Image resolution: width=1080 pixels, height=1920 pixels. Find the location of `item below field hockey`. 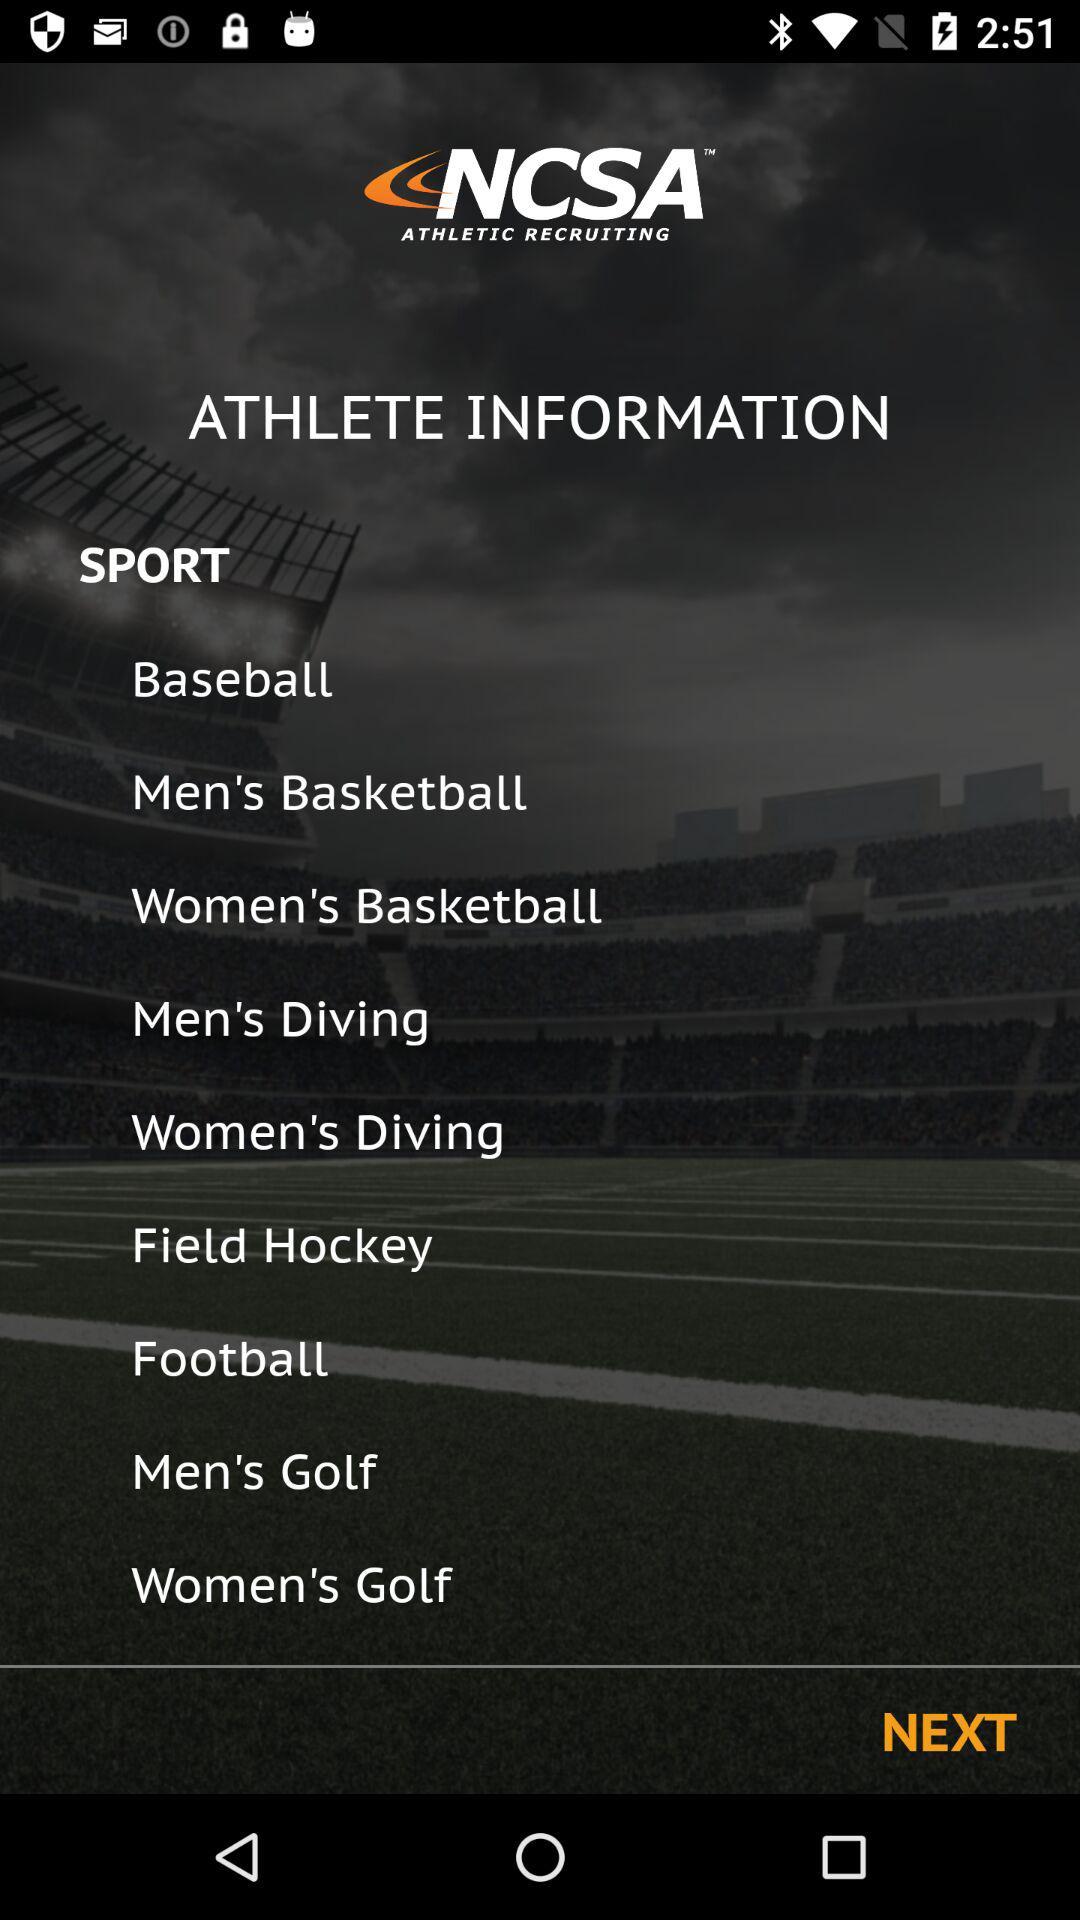

item below field hockey is located at coordinates (591, 1357).